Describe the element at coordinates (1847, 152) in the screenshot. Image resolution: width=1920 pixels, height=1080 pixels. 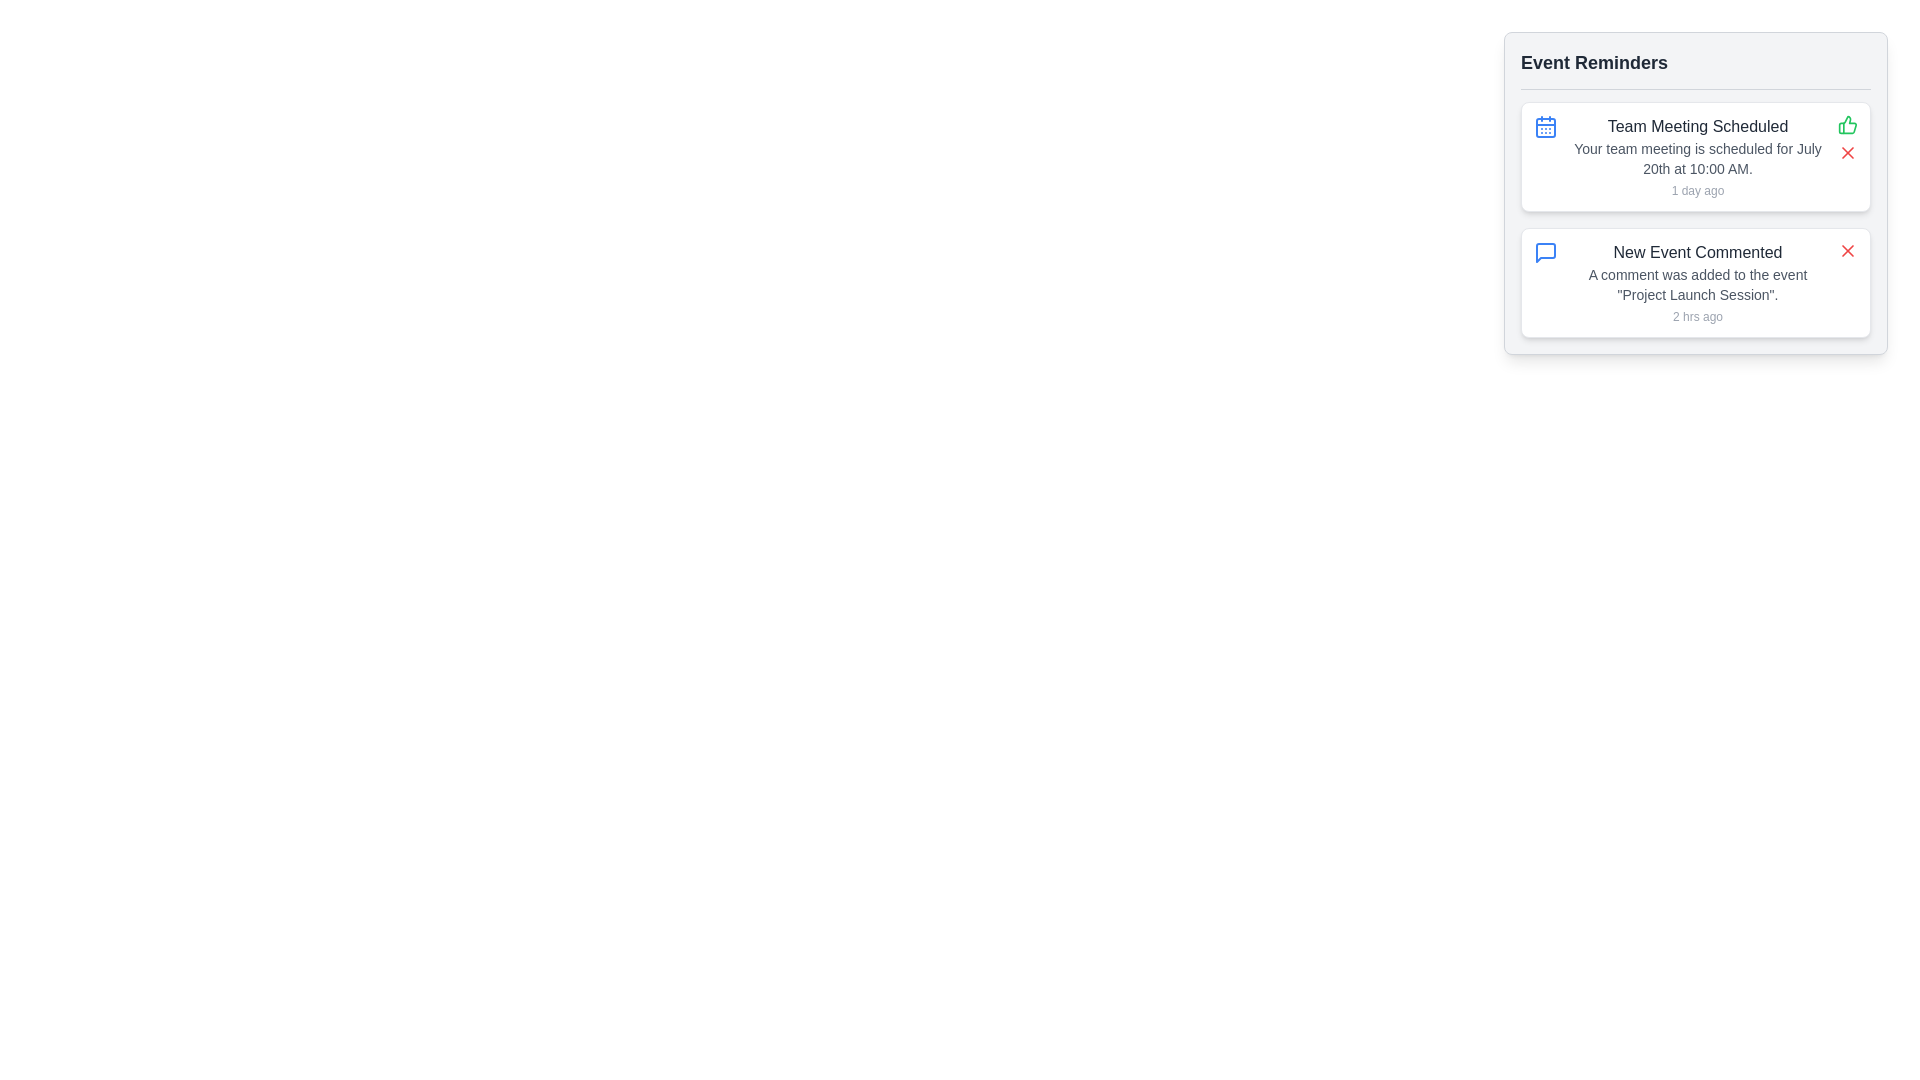
I see `the red 'X' icon button on the second notification card in the 'Event Reminders' section` at that location.